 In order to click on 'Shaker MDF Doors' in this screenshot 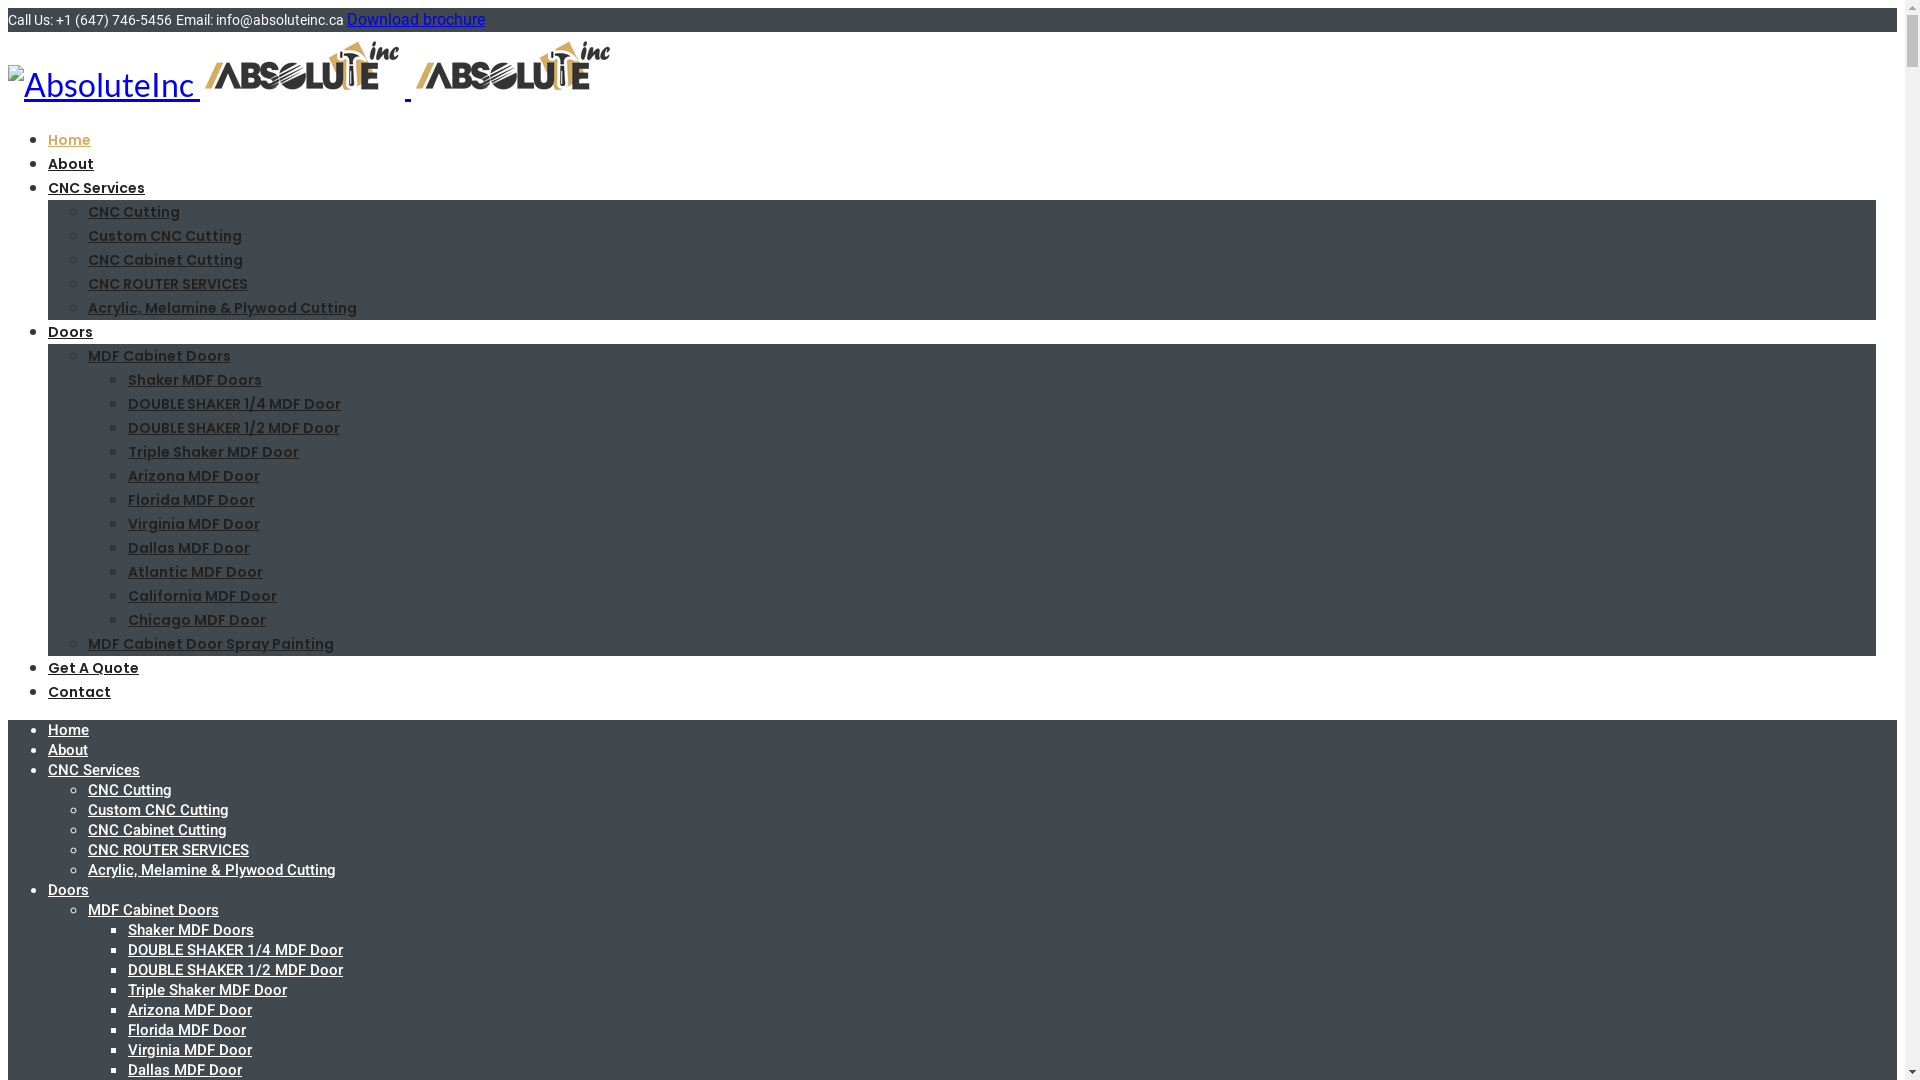, I will do `click(195, 380)`.